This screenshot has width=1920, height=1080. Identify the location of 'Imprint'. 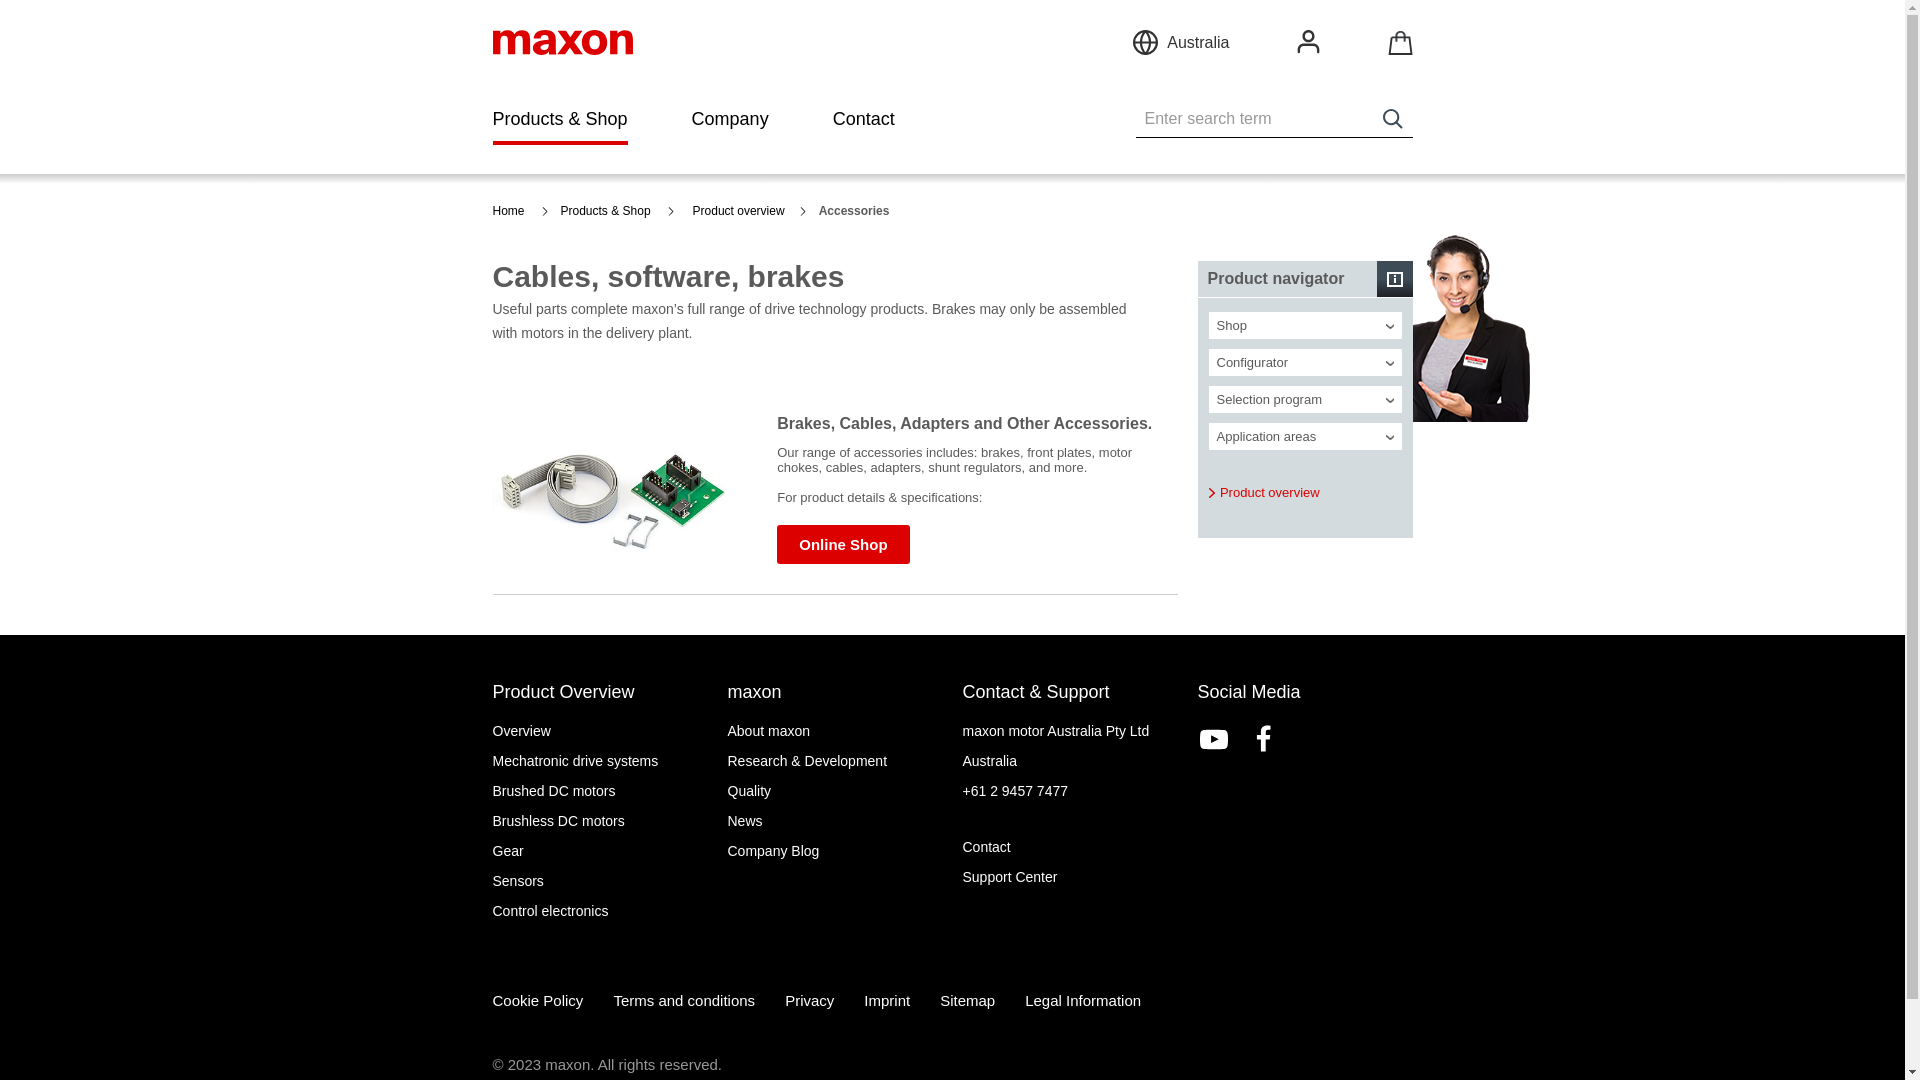
(886, 1000).